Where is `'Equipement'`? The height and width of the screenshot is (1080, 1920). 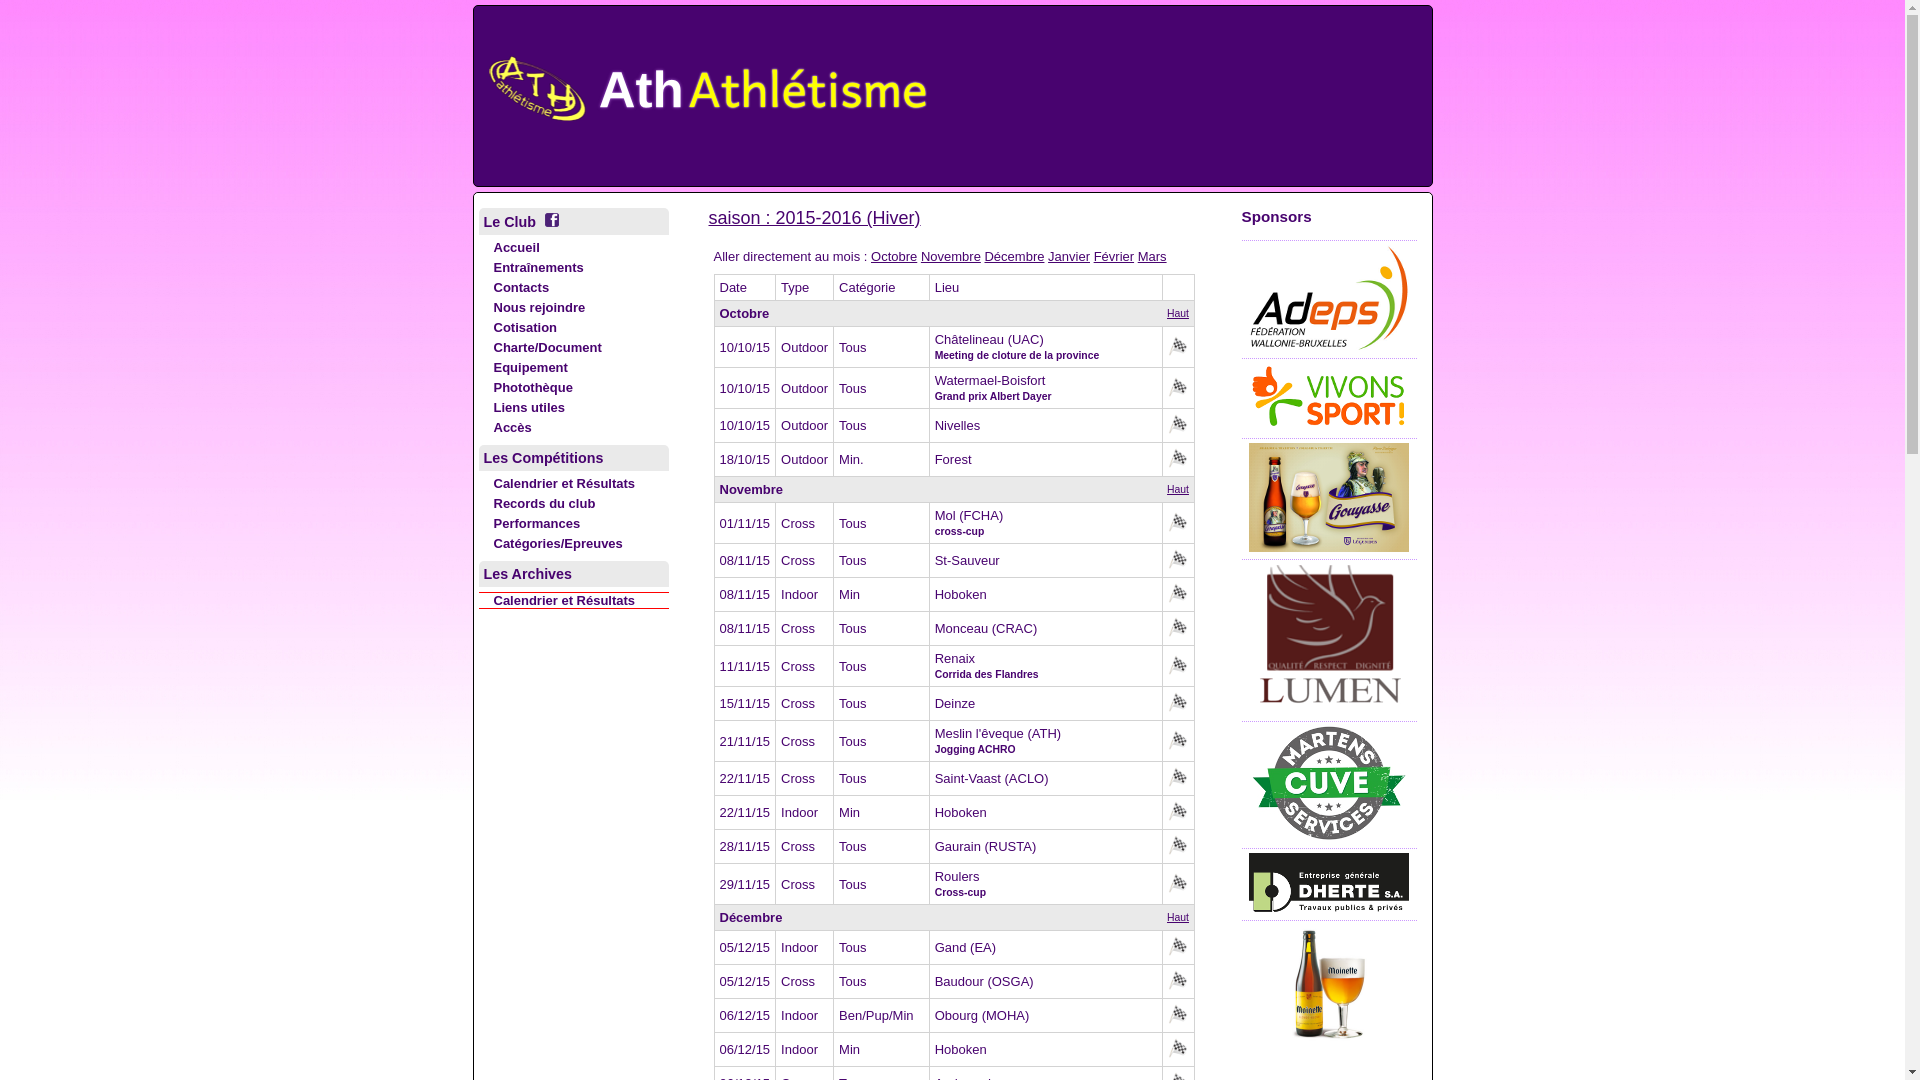
'Equipement' is located at coordinates (477, 367).